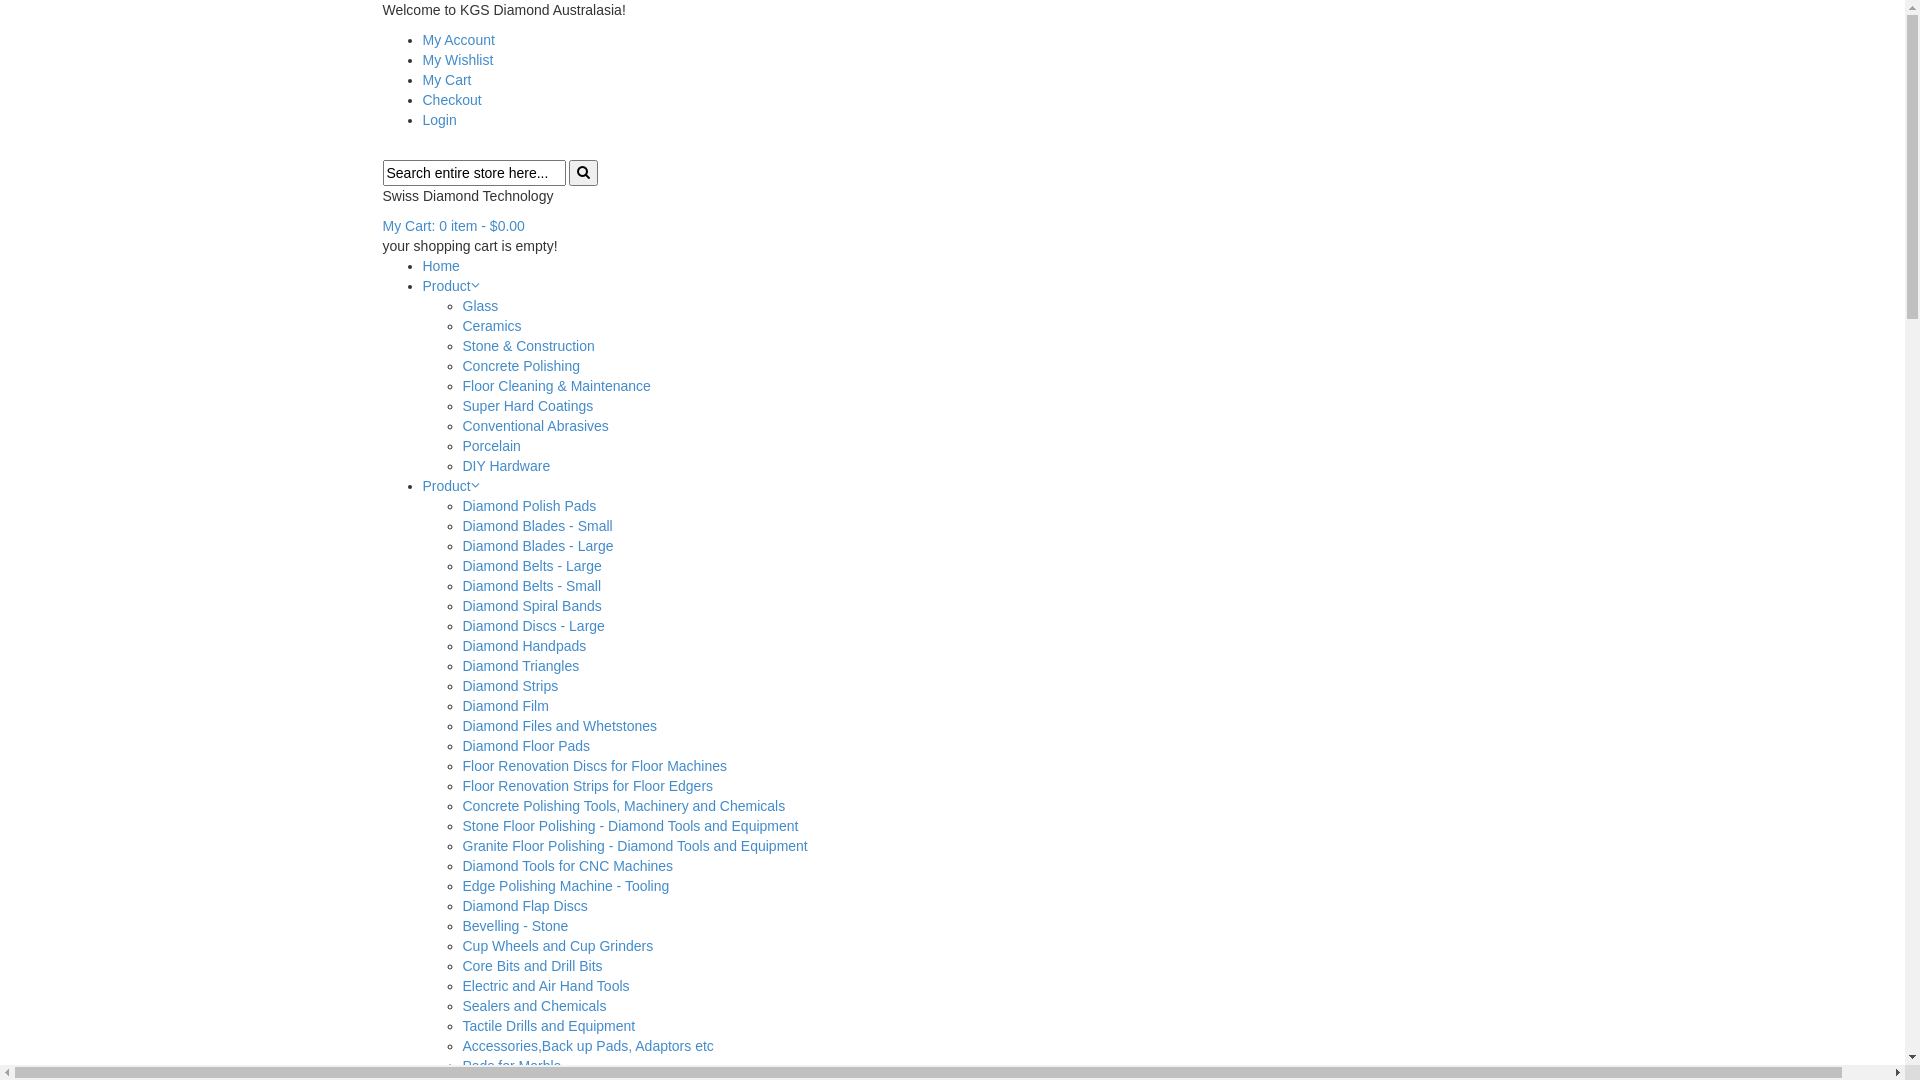 The width and height of the screenshot is (1920, 1080). Describe the element at coordinates (514, 925) in the screenshot. I see `'Bevelling - Stone'` at that location.